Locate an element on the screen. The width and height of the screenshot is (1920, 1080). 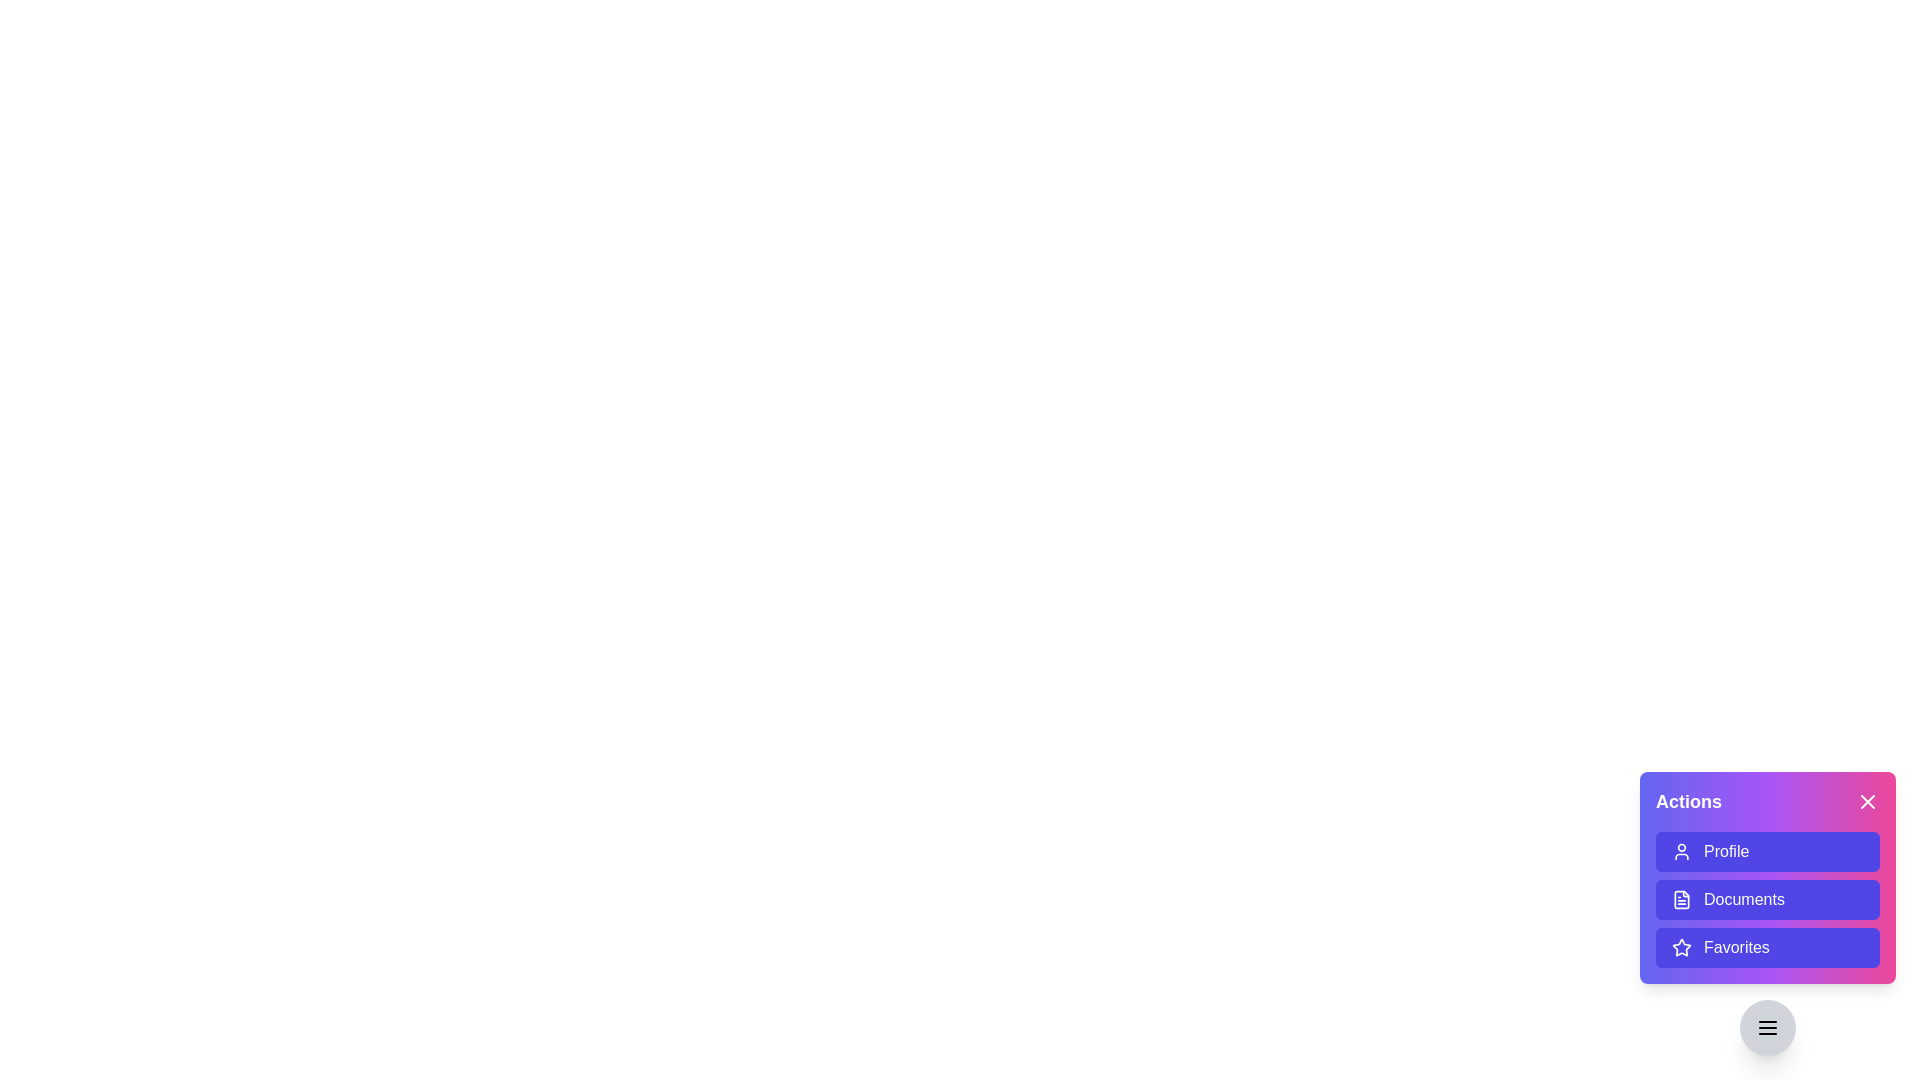
the 'Documents' button within the floating 'Actions' panel located in the bottom-right section of the layout is located at coordinates (1767, 877).